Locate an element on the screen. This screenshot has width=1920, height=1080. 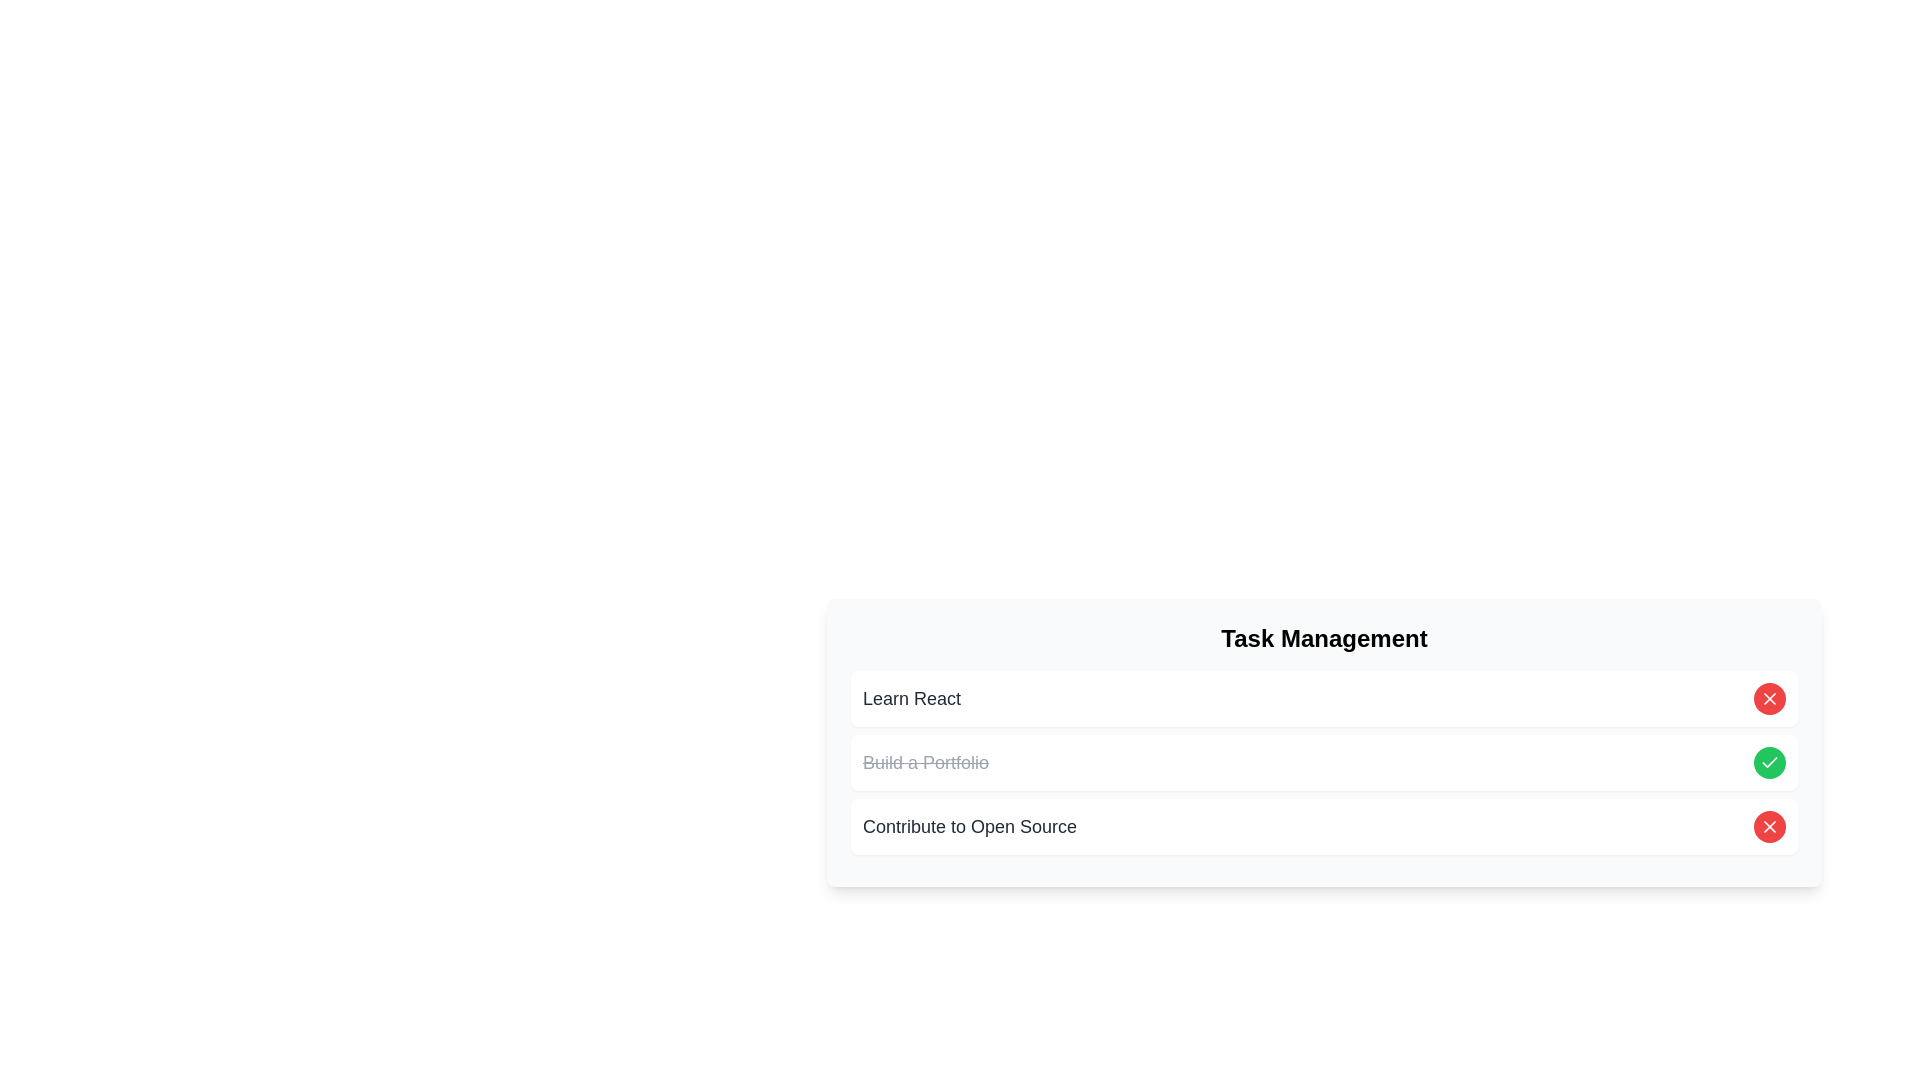
text label that says 'Contribute to Open Source', which is the third item in the task list, styled with a larger font size and dark gray color is located at coordinates (969, 826).